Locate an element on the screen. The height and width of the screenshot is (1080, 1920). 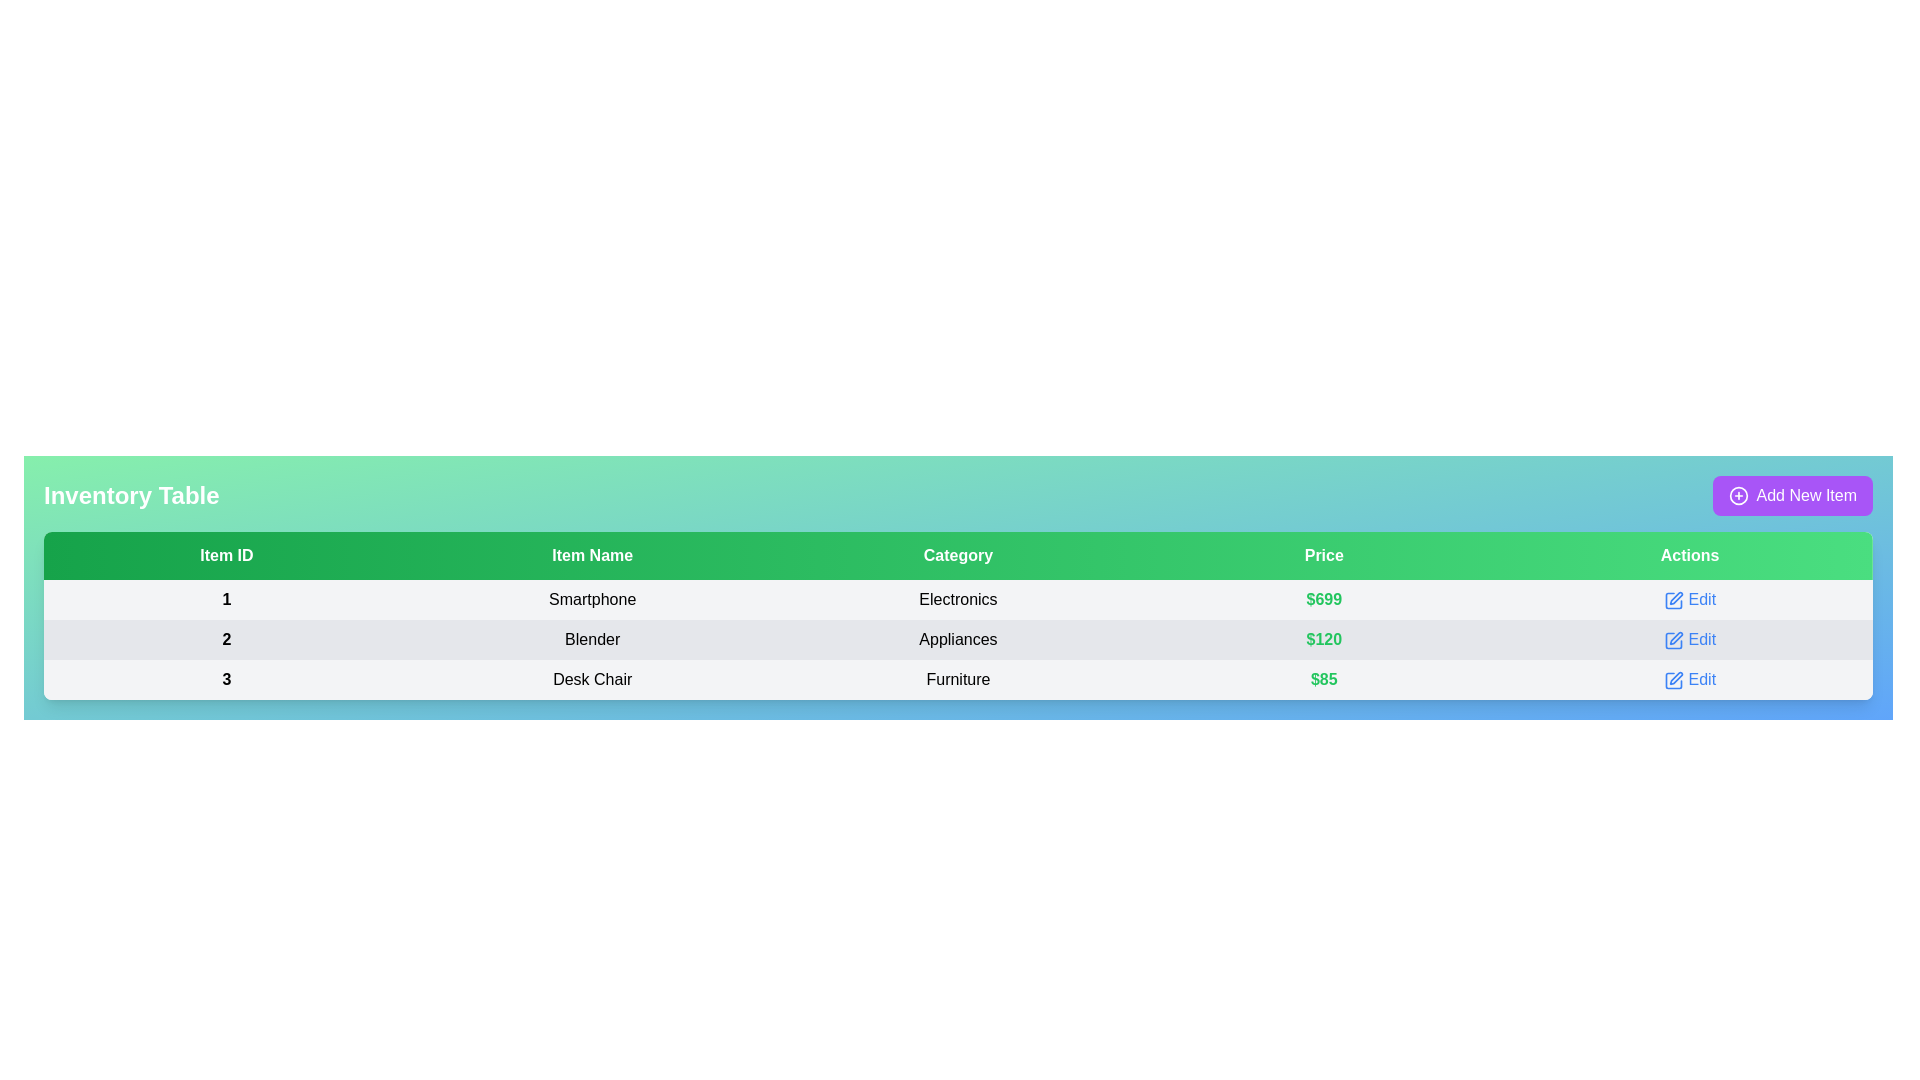
the 'Category' column header in the table, which is the third column header from the left among 'Item ID,' 'Item Name,' 'Category,' 'Price,' and 'Actions.' is located at coordinates (957, 555).